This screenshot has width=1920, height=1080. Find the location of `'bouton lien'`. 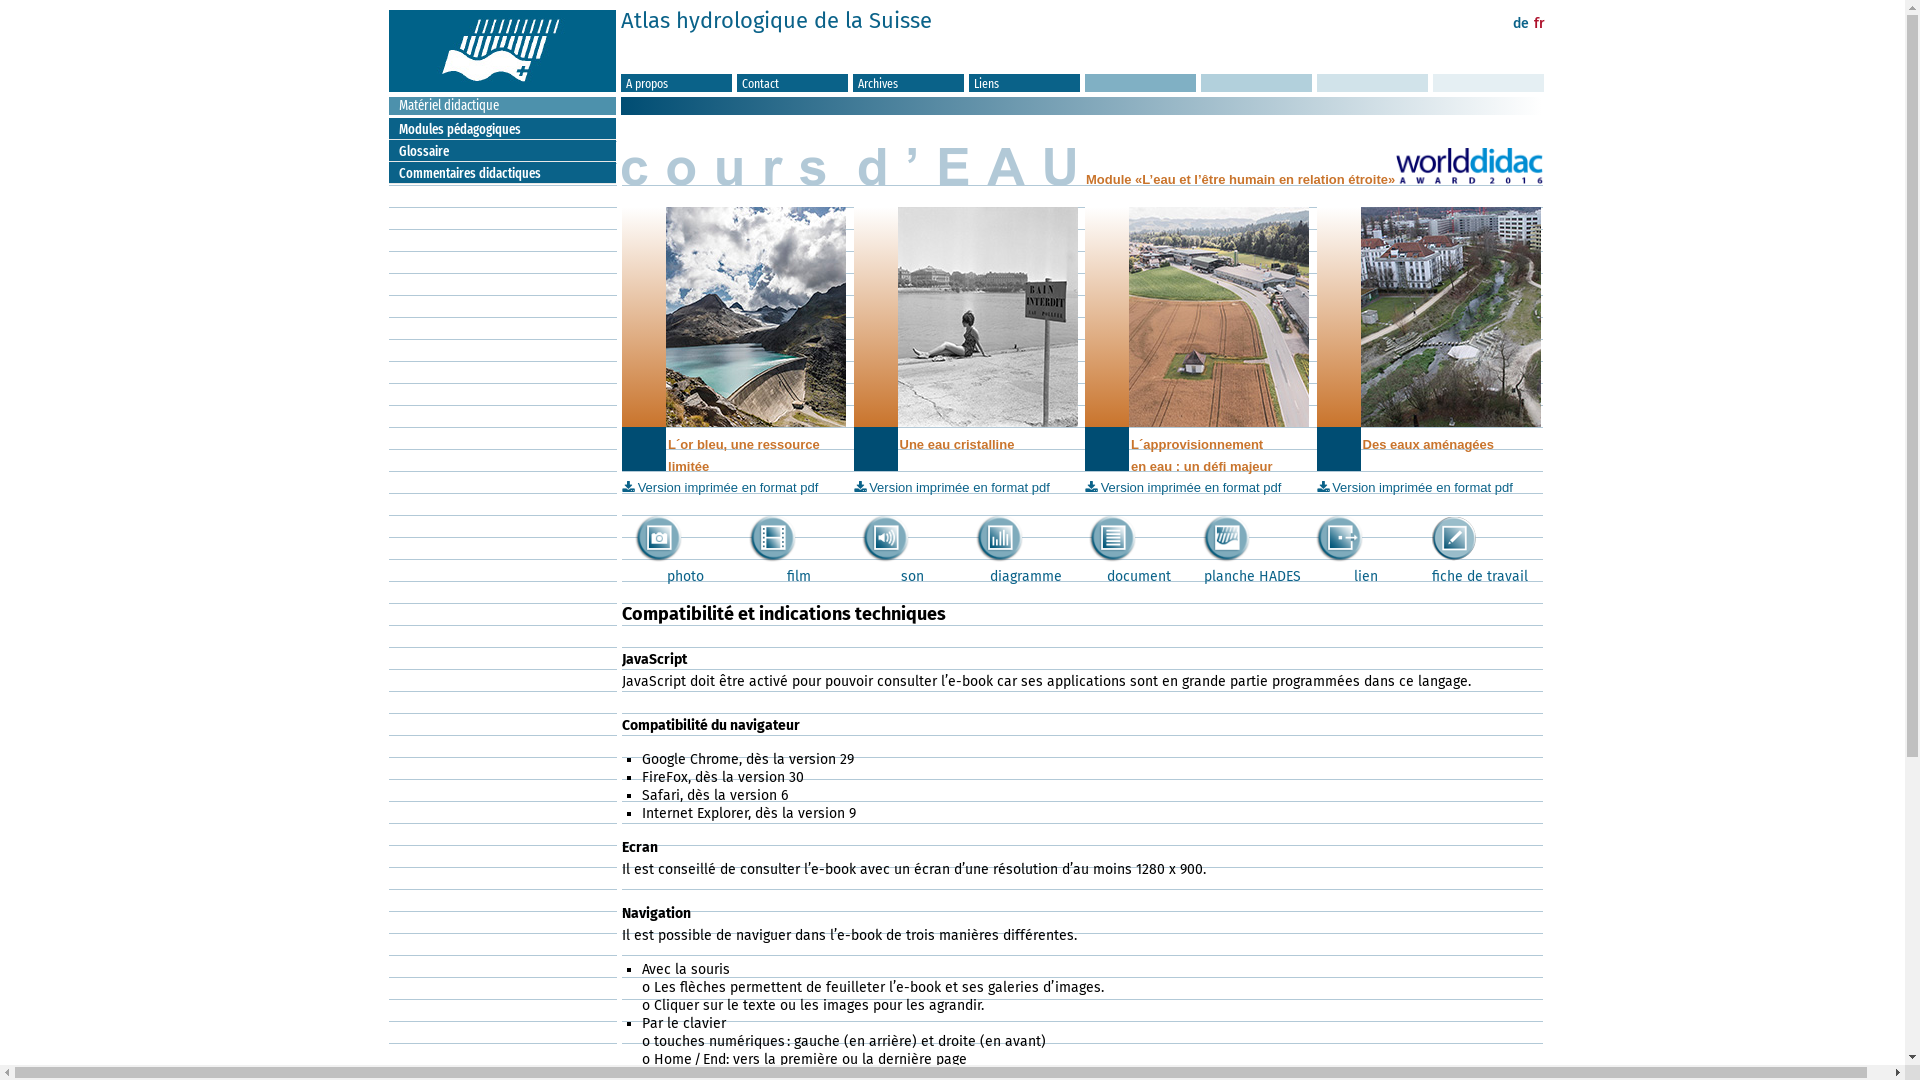

'bouton lien' is located at coordinates (1339, 537).